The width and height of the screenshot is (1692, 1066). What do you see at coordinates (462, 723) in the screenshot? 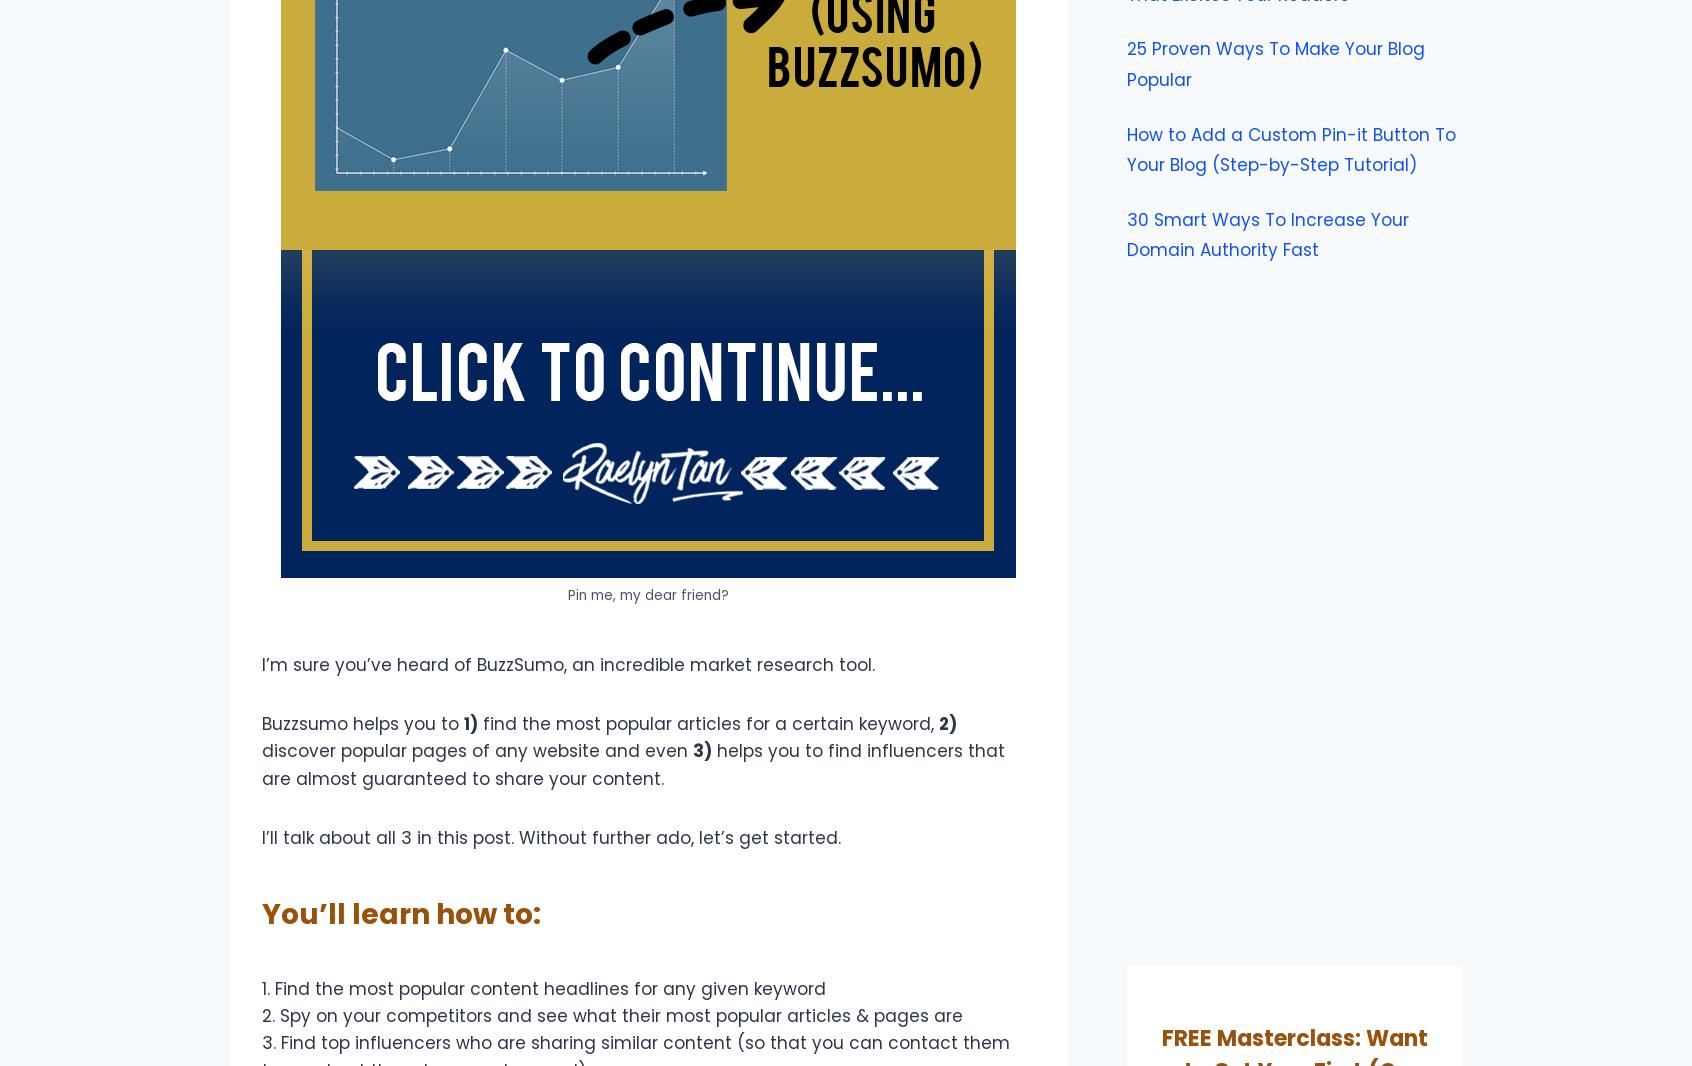
I see `'1)'` at bounding box center [462, 723].